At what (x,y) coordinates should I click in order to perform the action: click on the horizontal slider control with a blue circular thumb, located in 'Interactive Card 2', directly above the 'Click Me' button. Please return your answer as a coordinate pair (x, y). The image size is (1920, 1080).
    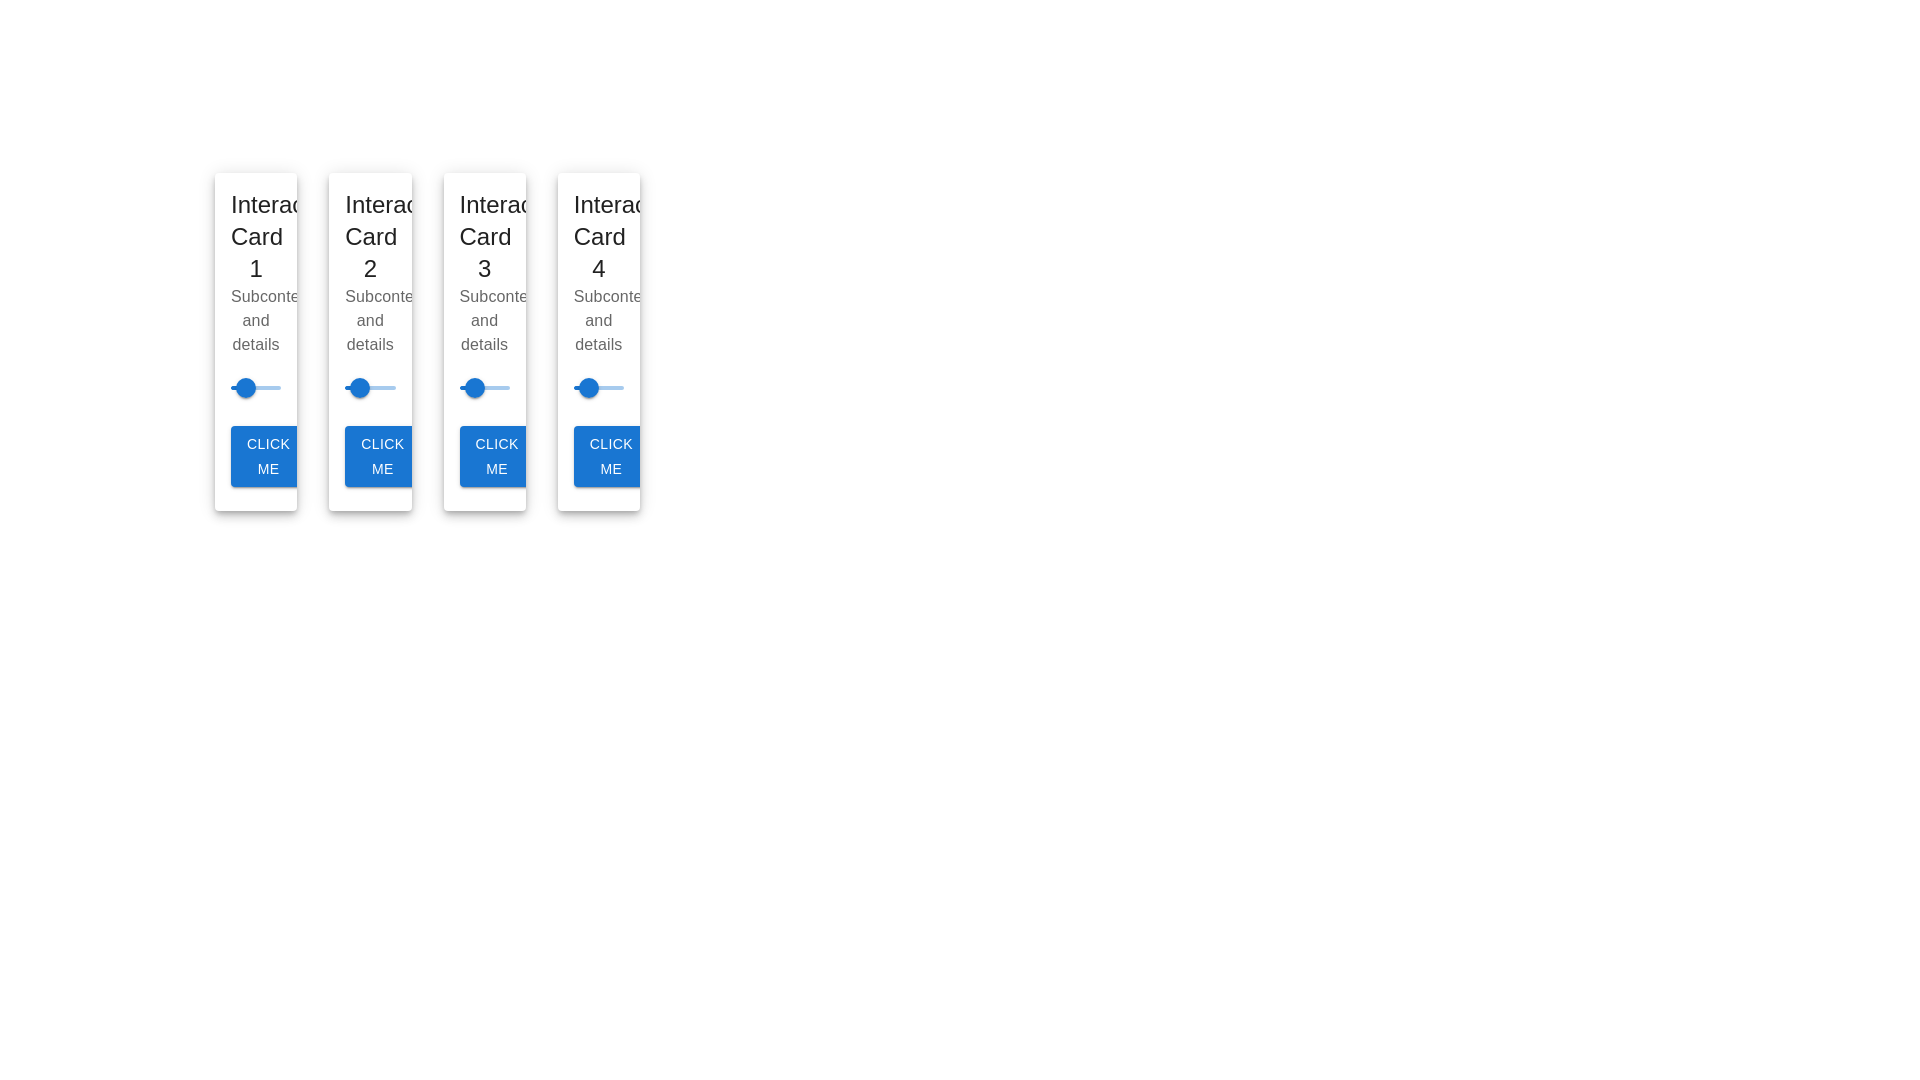
    Looking at the image, I should click on (370, 388).